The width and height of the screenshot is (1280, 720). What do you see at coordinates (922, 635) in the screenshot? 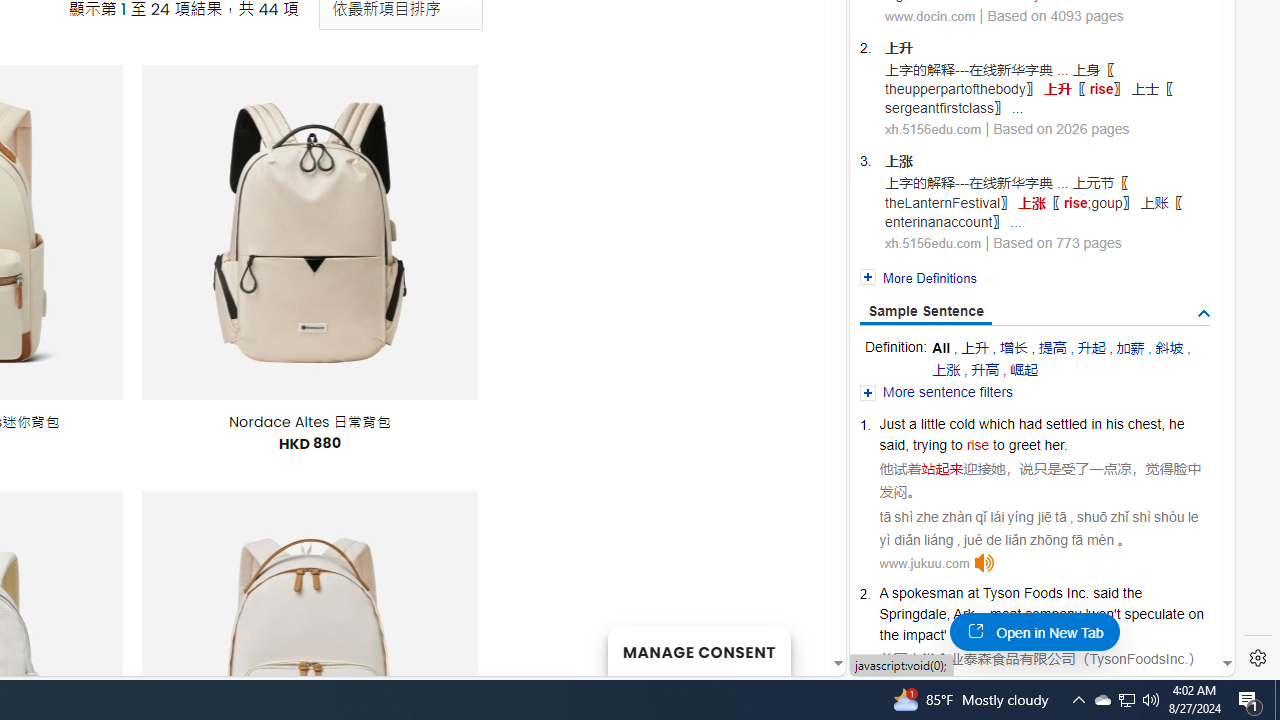
I see `'impact'` at bounding box center [922, 635].